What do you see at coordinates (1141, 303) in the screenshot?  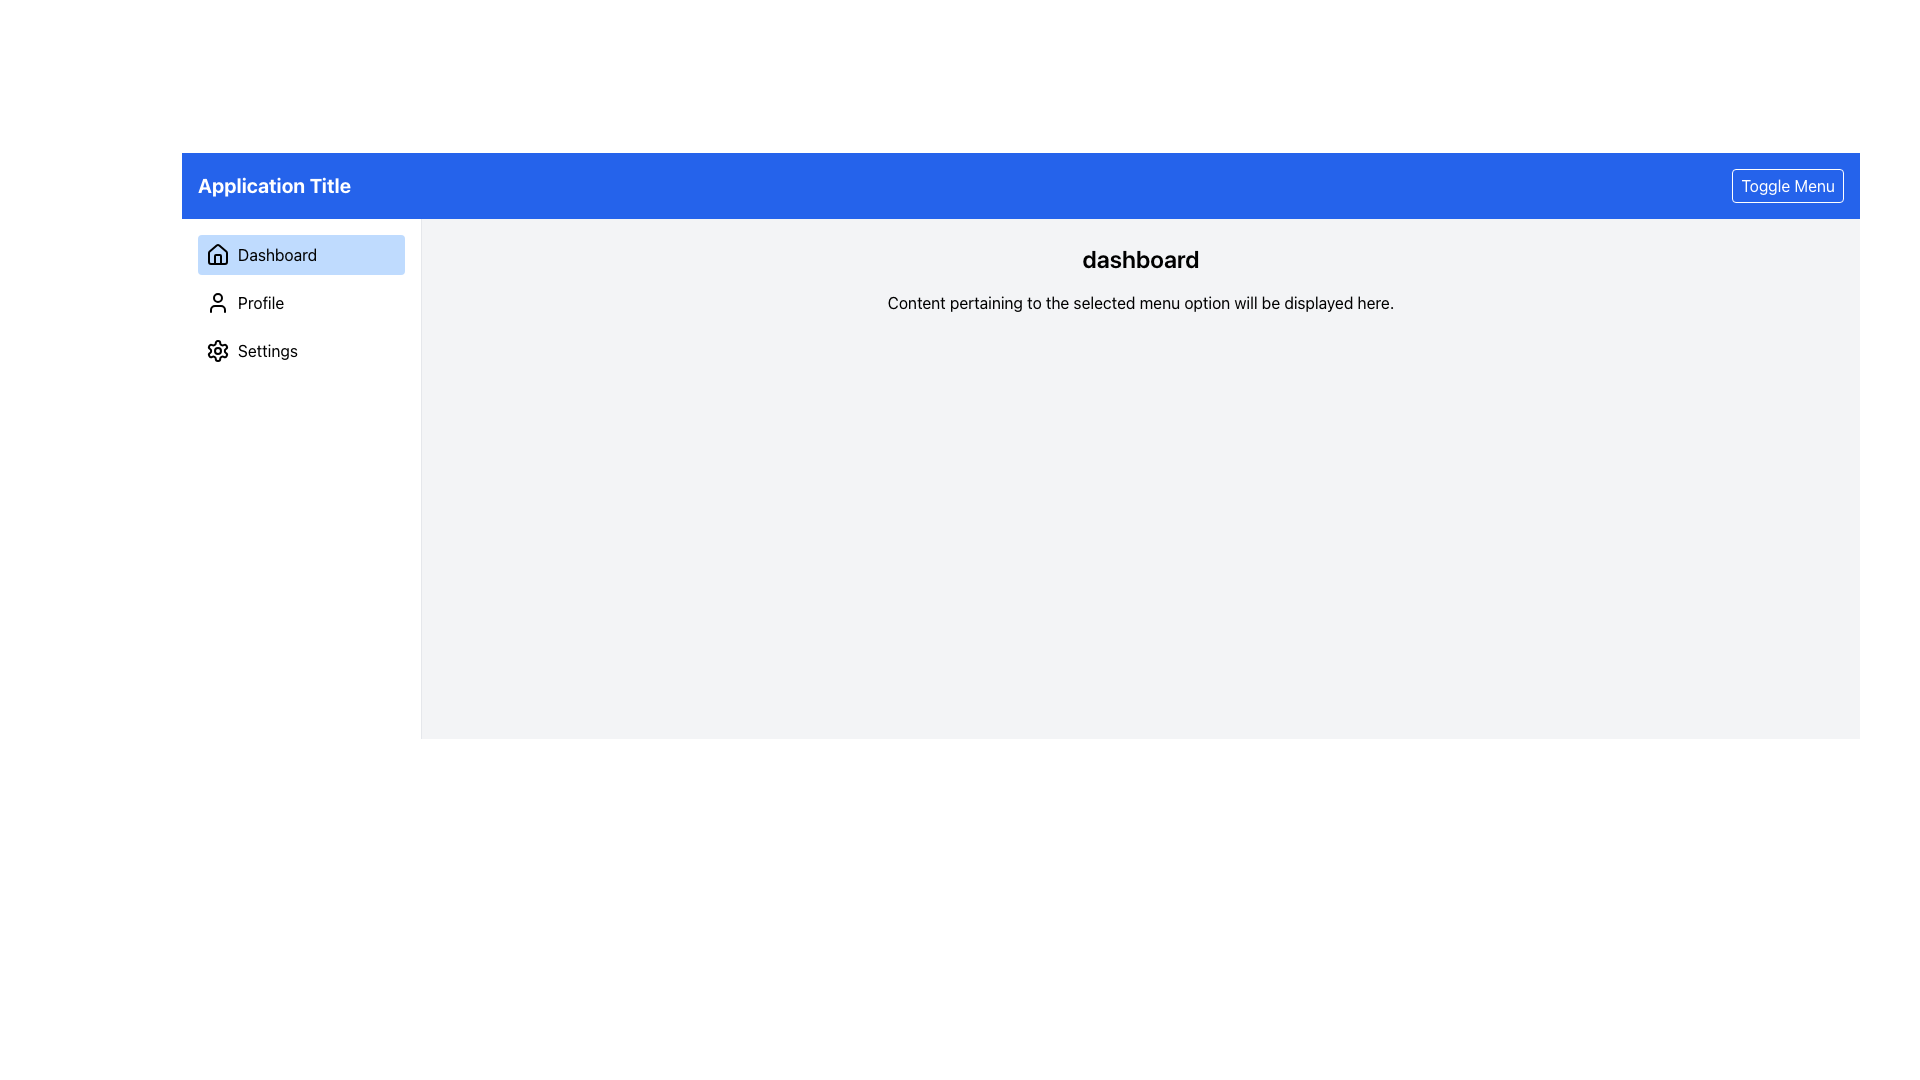 I see `static informational text displayed below the 'dashboard' title in the main content area` at bounding box center [1141, 303].